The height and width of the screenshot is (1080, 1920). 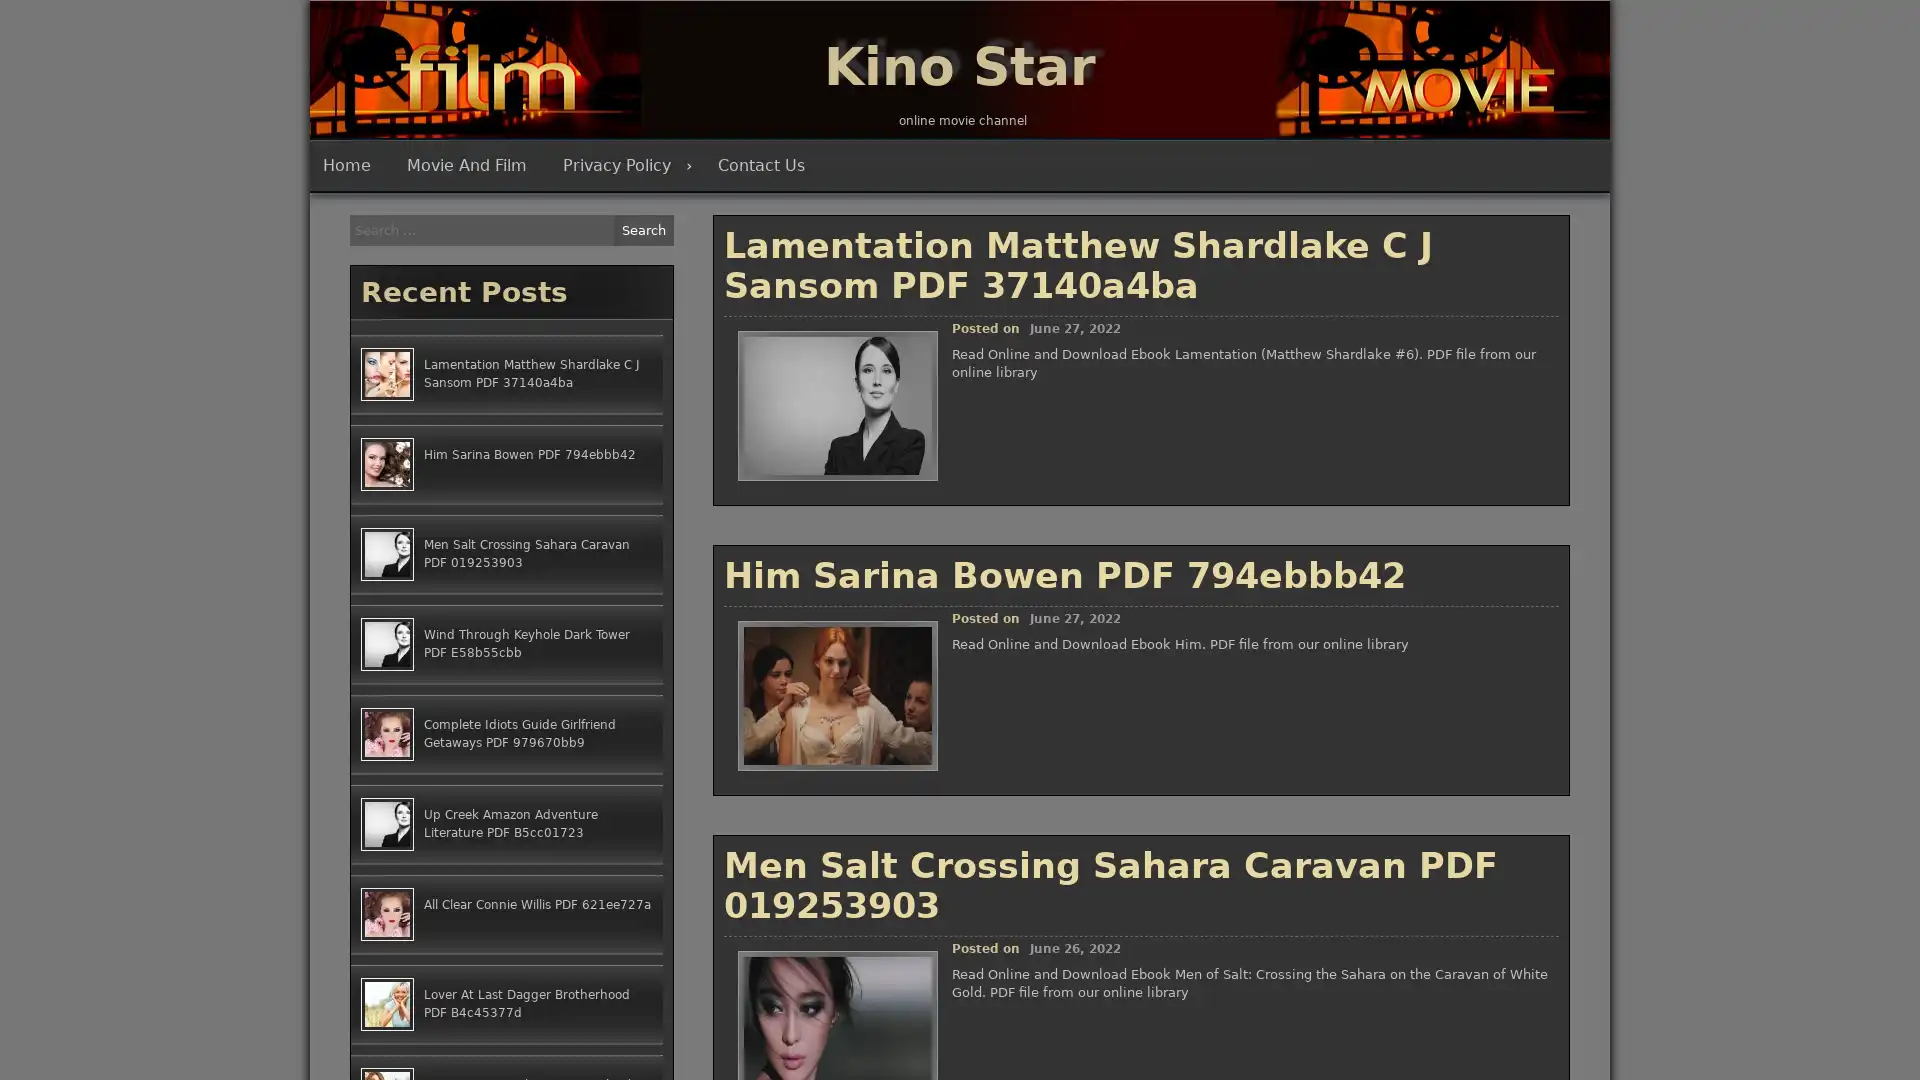 What do you see at coordinates (643, 229) in the screenshot?
I see `Search` at bounding box center [643, 229].